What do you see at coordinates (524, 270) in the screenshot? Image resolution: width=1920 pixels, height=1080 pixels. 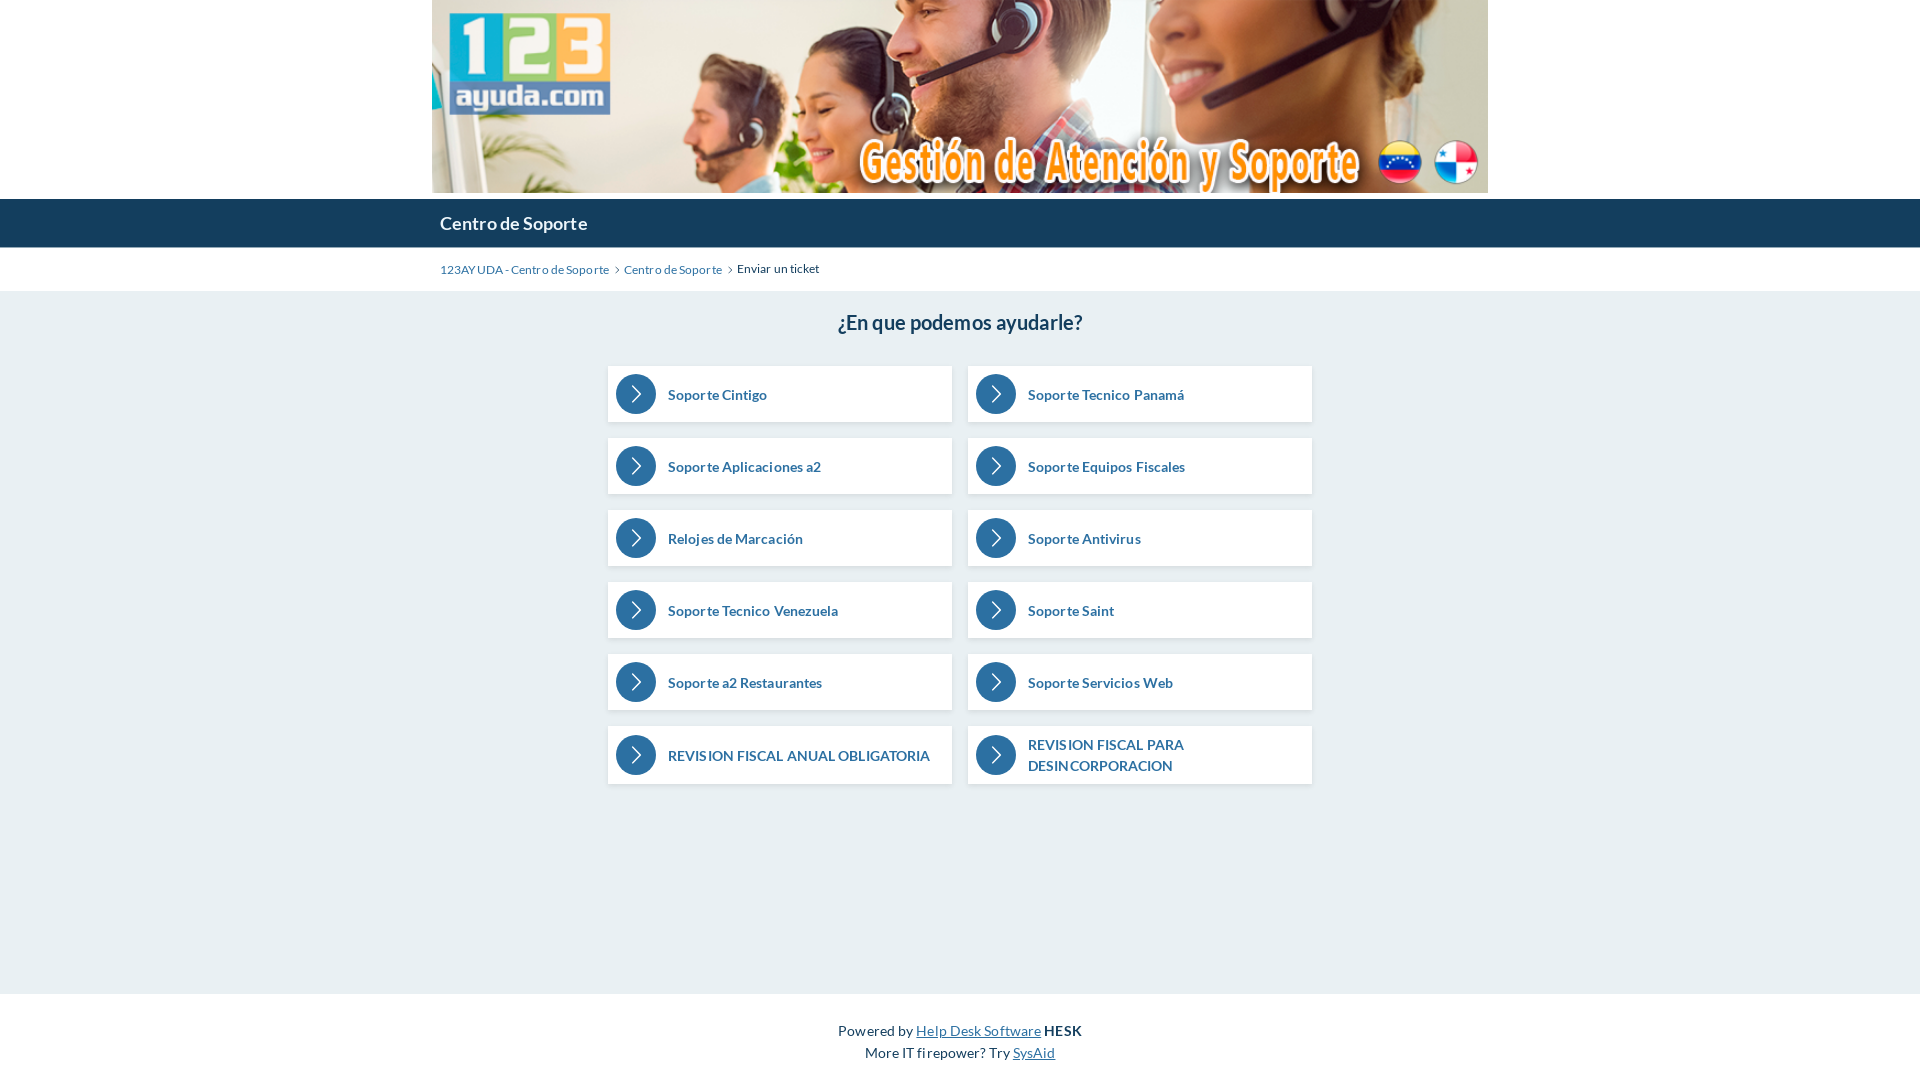 I see `'123AYUDA - Centro de Soporte'` at bounding box center [524, 270].